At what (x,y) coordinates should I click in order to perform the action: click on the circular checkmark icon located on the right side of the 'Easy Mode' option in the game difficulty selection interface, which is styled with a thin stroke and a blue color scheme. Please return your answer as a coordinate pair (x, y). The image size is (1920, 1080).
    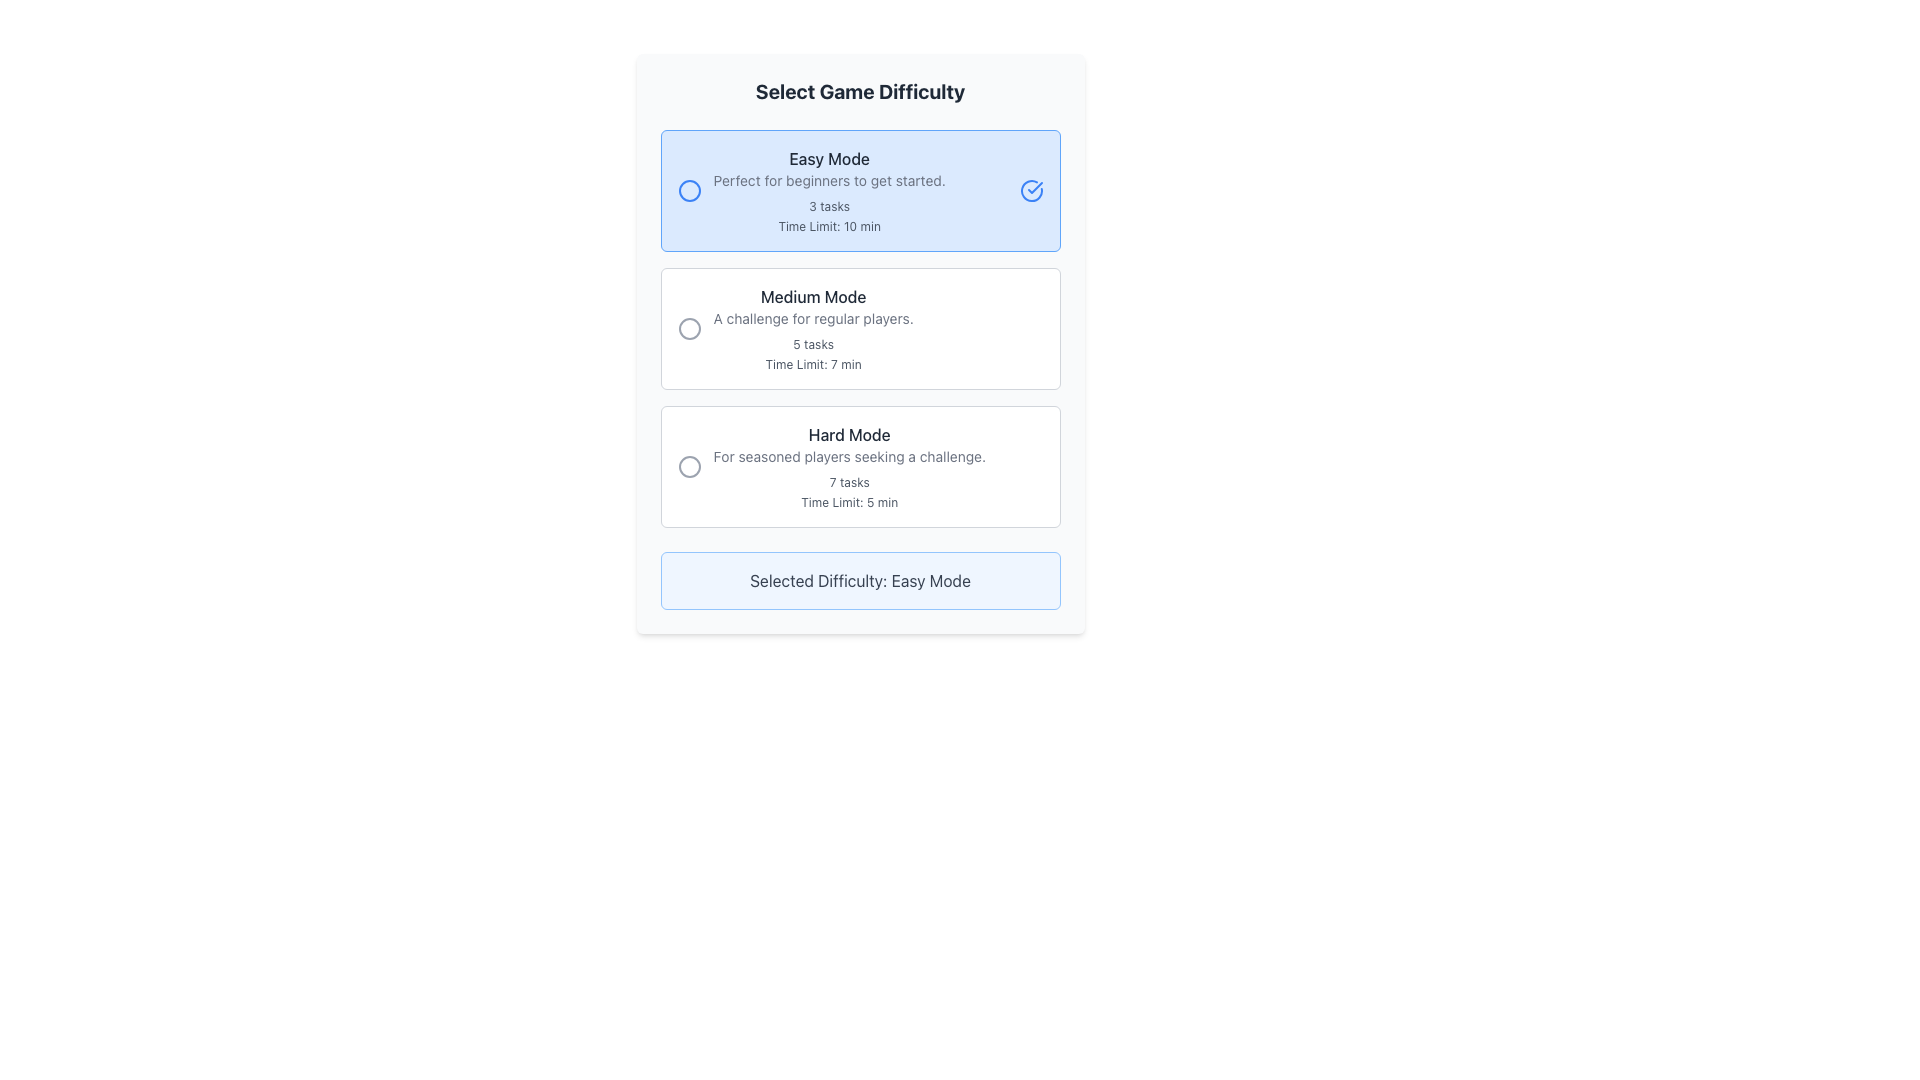
    Looking at the image, I should click on (1031, 191).